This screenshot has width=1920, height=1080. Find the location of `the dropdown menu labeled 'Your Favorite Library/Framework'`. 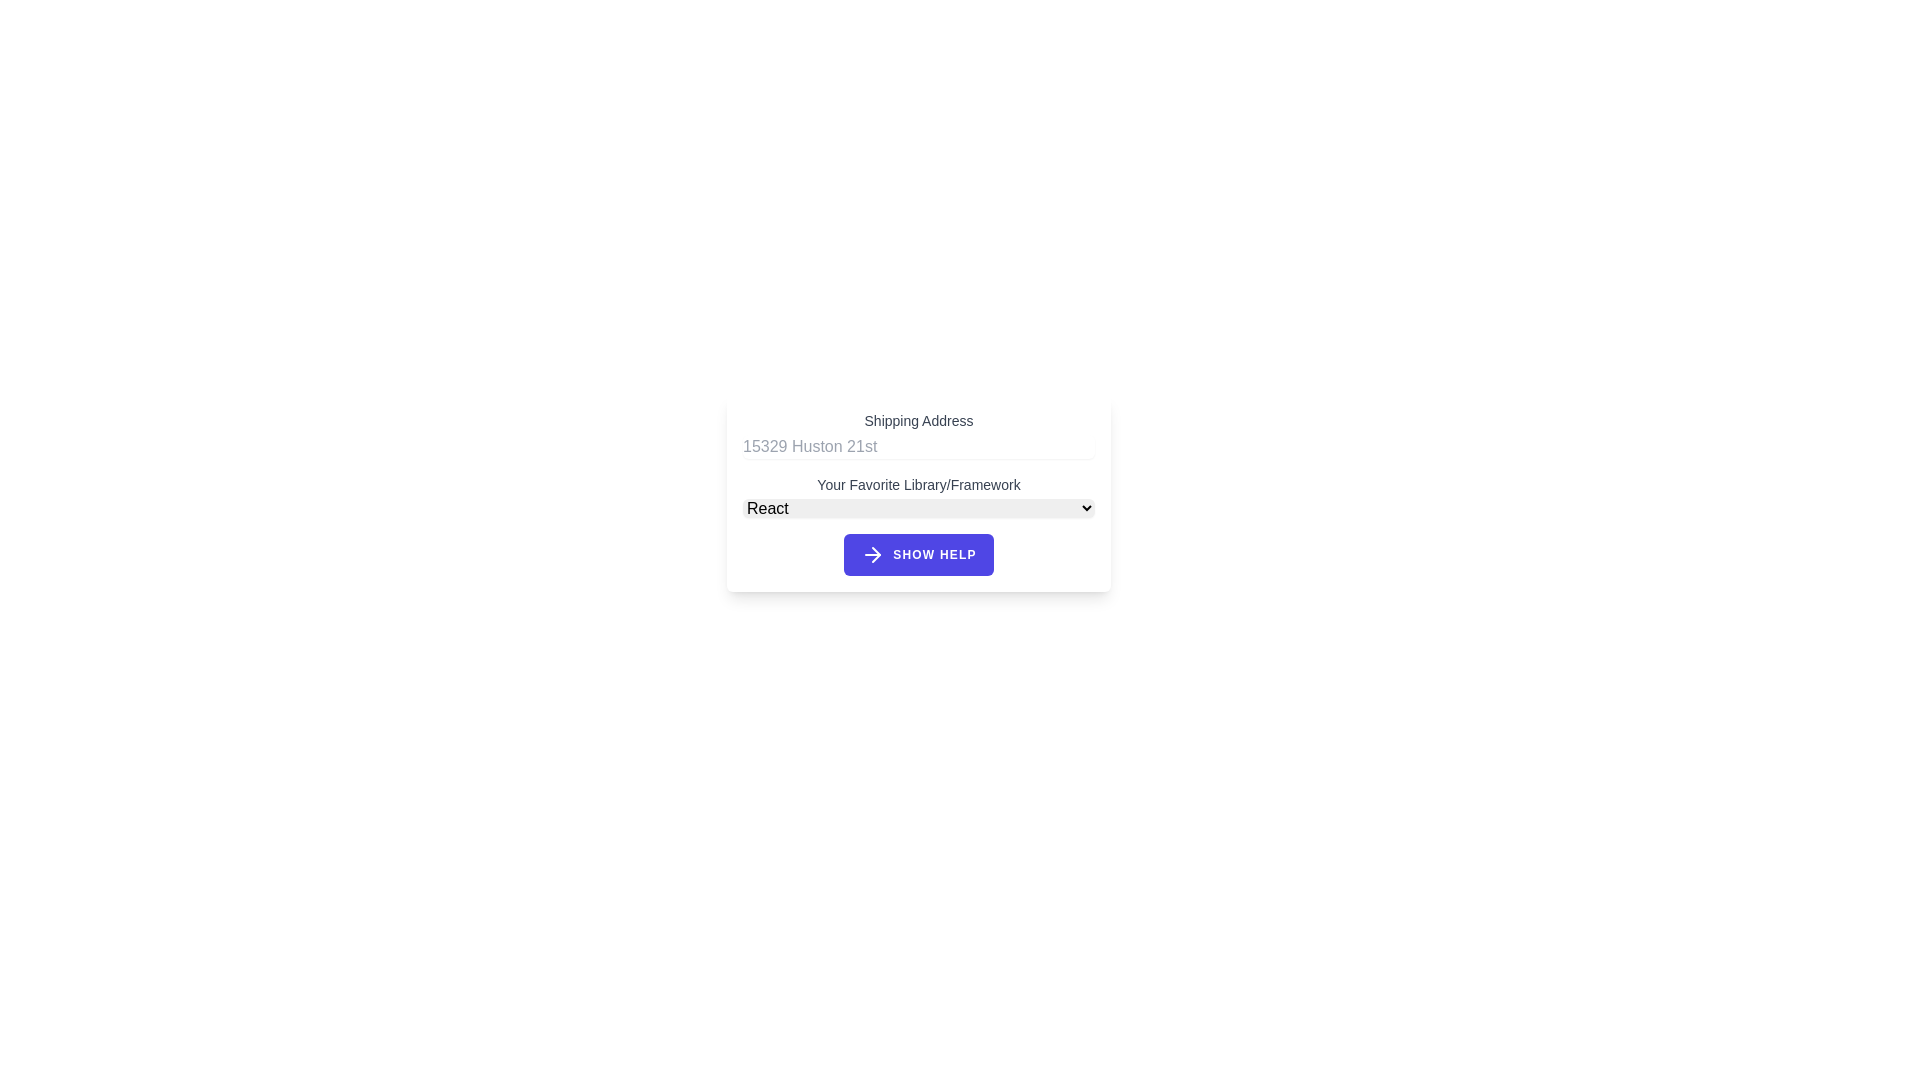

the dropdown menu labeled 'Your Favorite Library/Framework' is located at coordinates (917, 495).